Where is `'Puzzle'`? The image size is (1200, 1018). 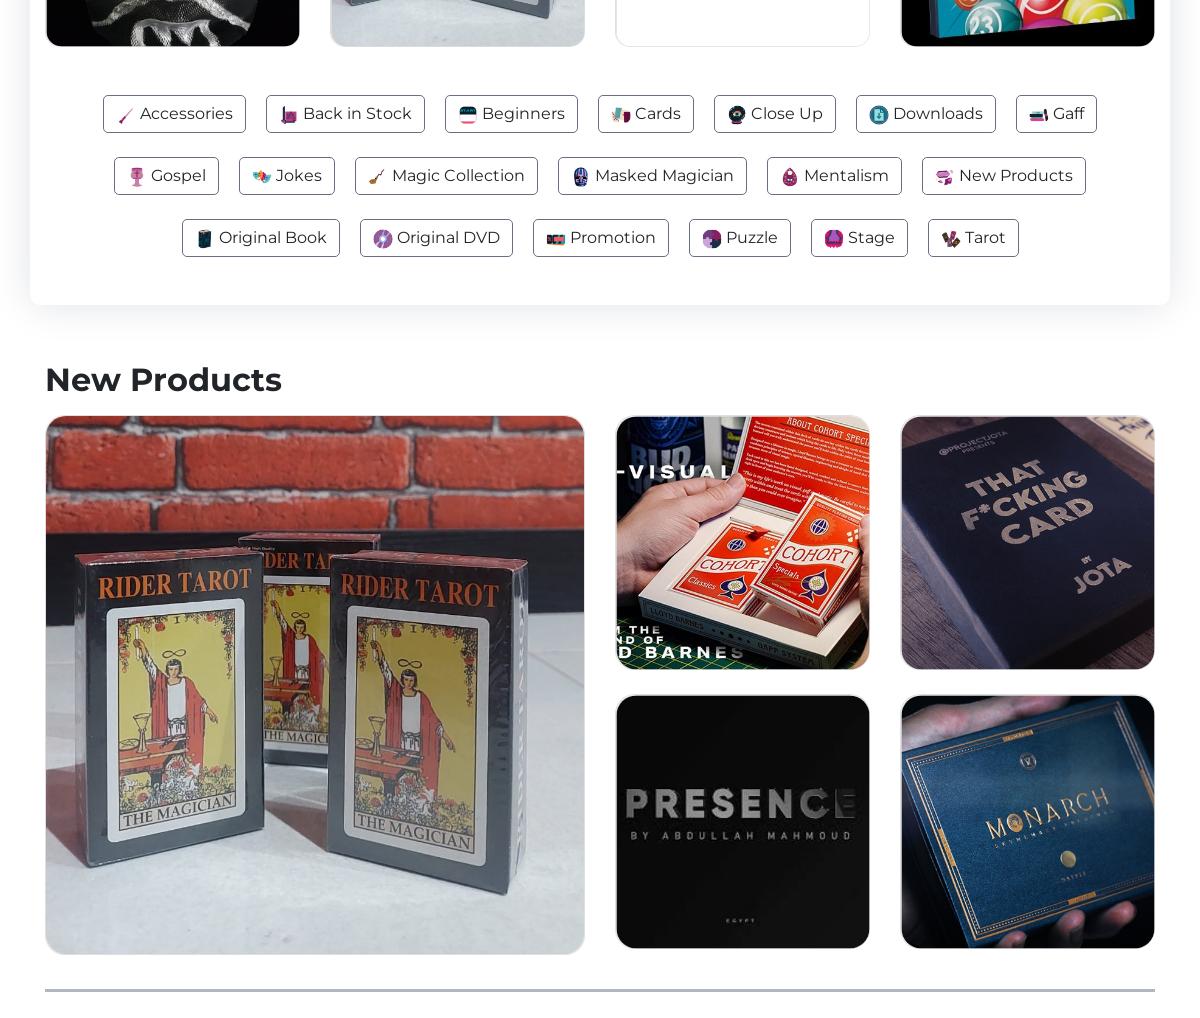
'Puzzle' is located at coordinates (749, 236).